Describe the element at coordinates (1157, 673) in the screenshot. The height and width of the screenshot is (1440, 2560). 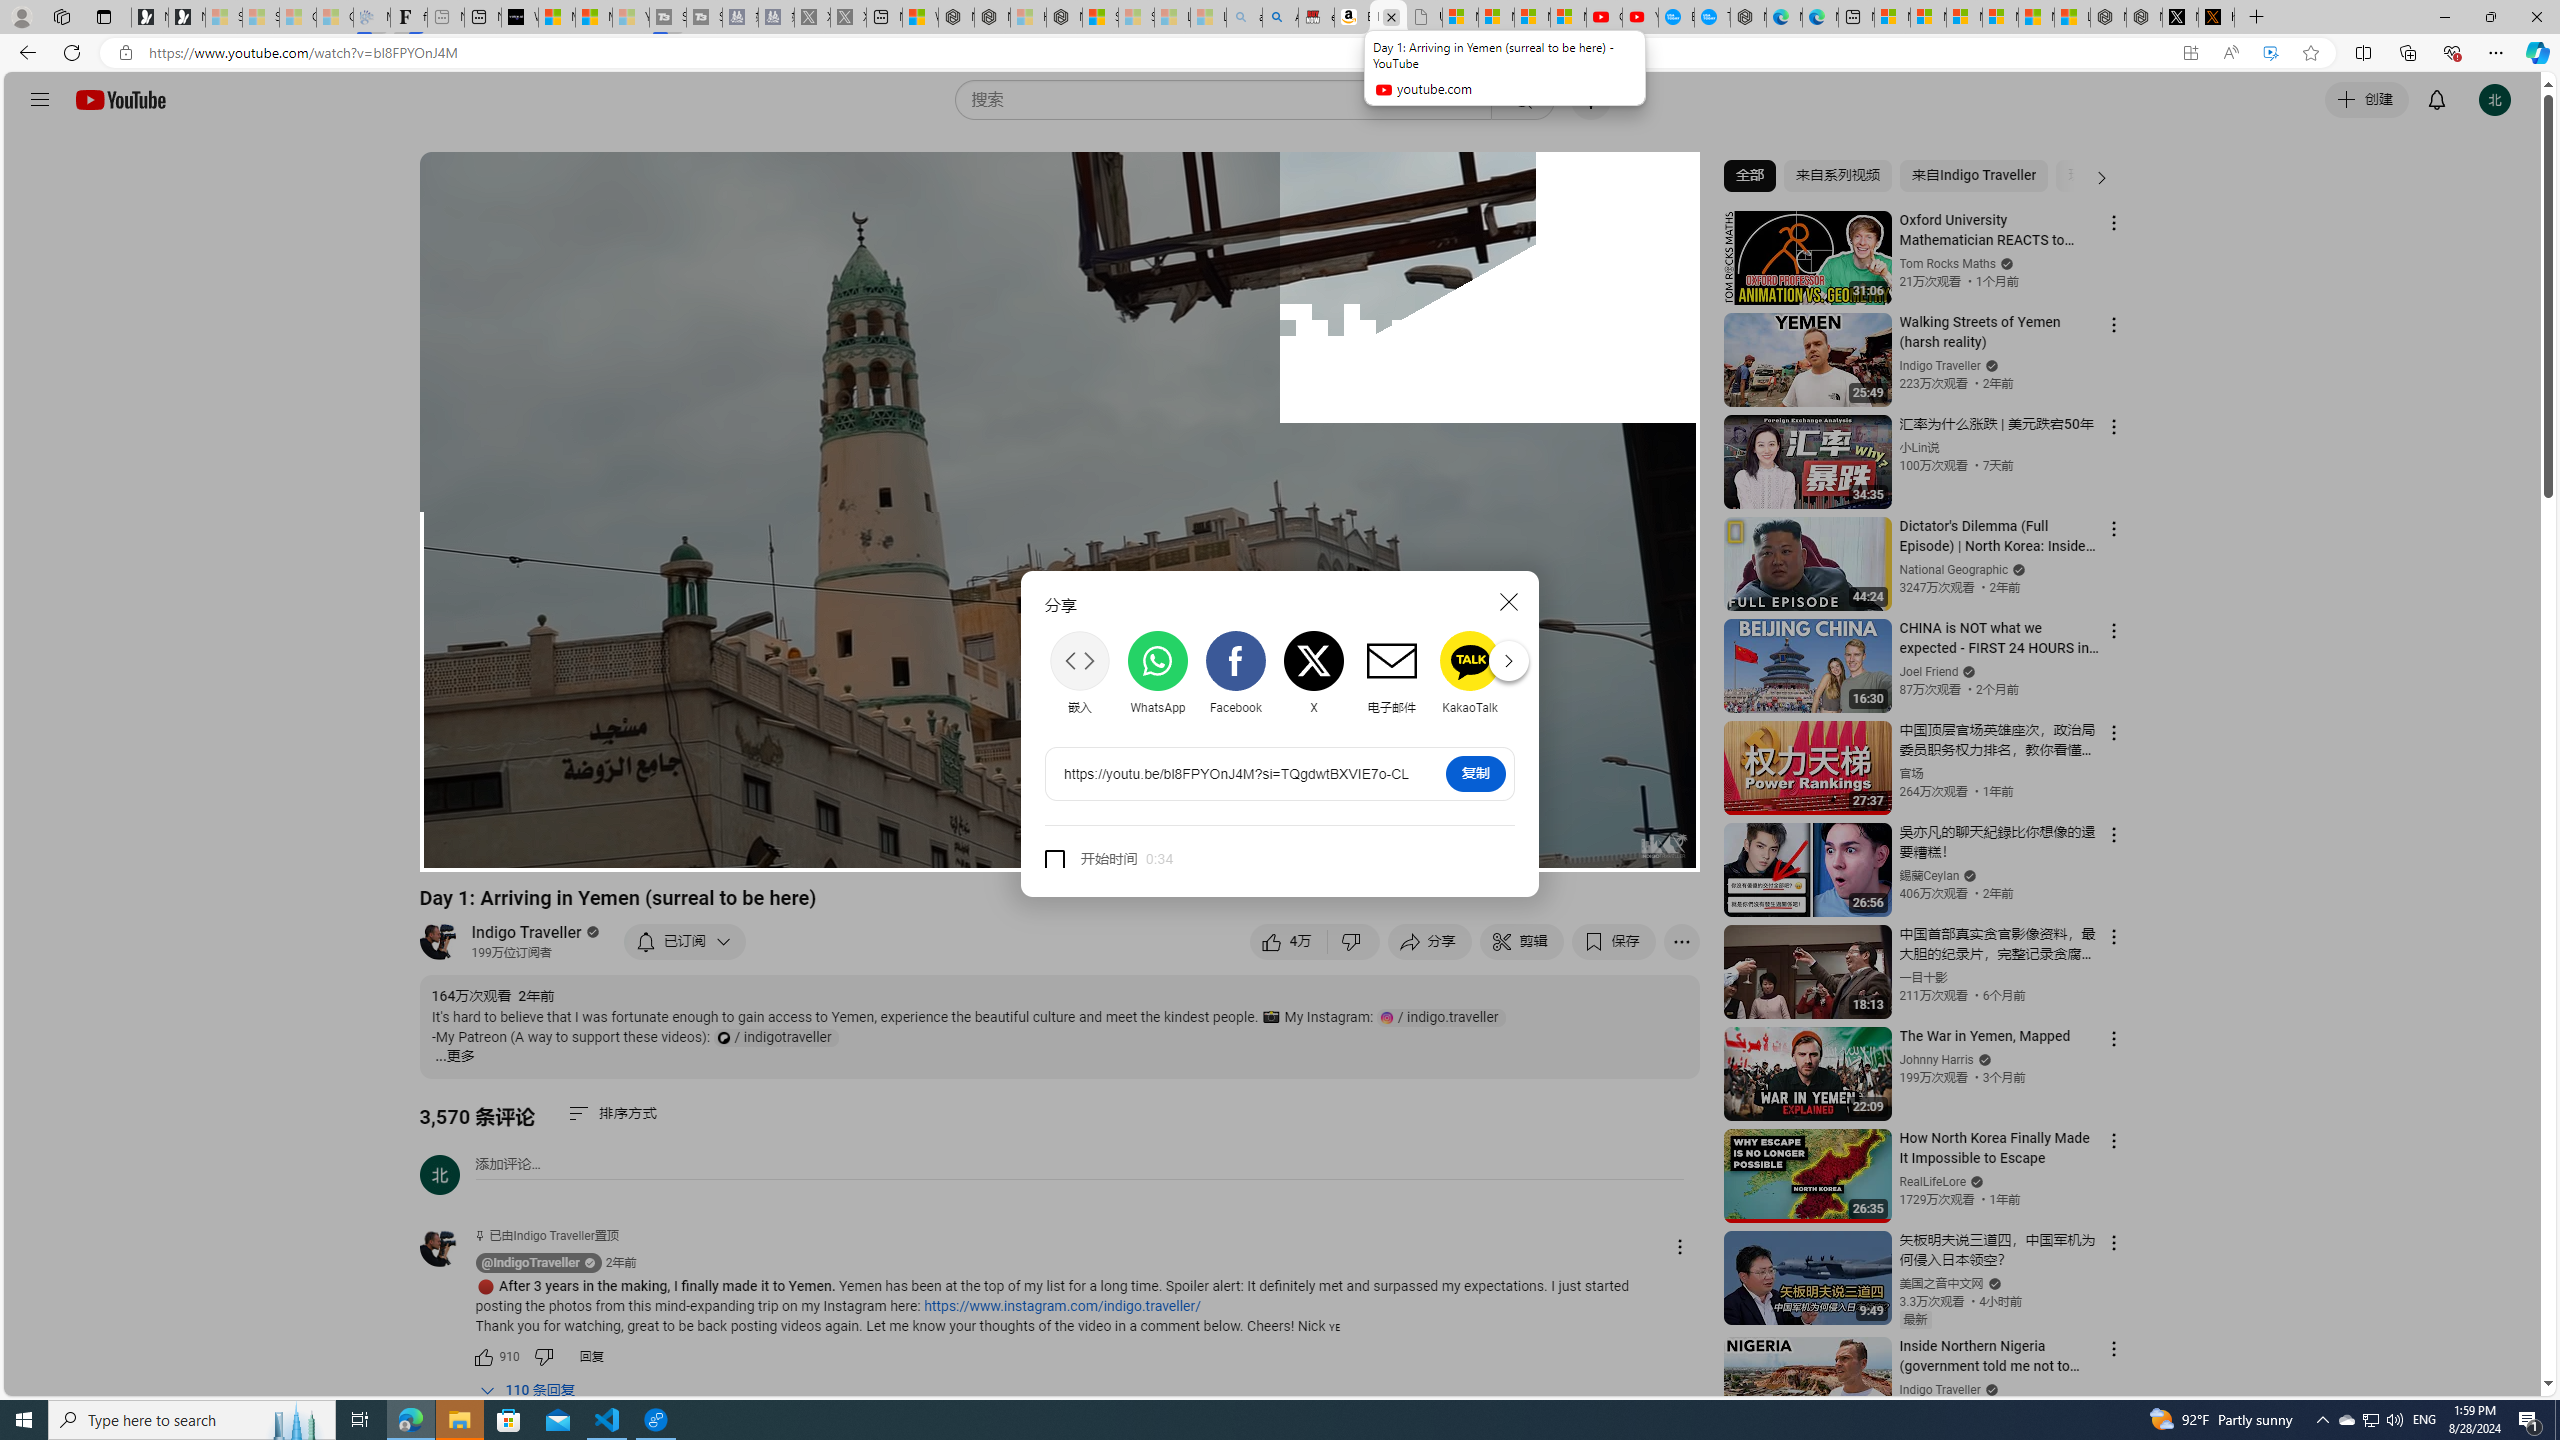
I see `'WhatsApp'` at that location.